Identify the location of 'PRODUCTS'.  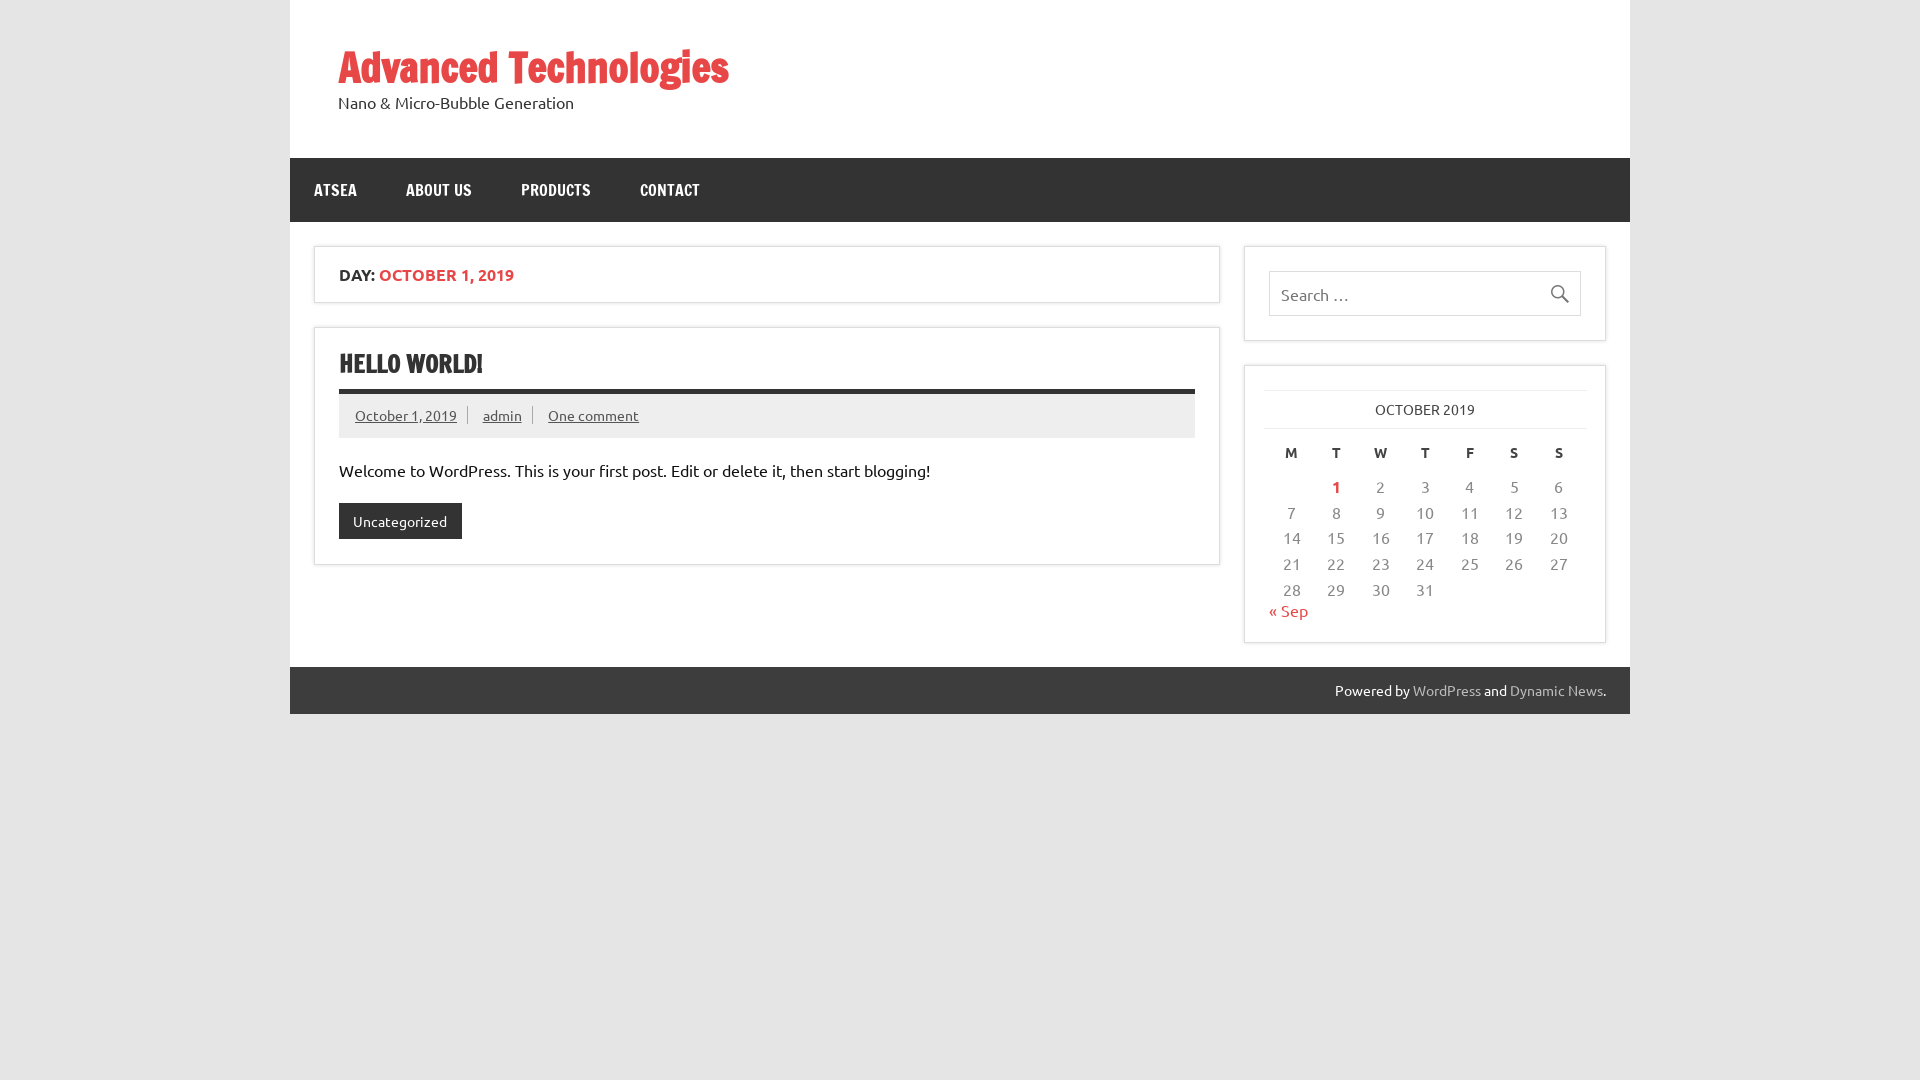
(556, 189).